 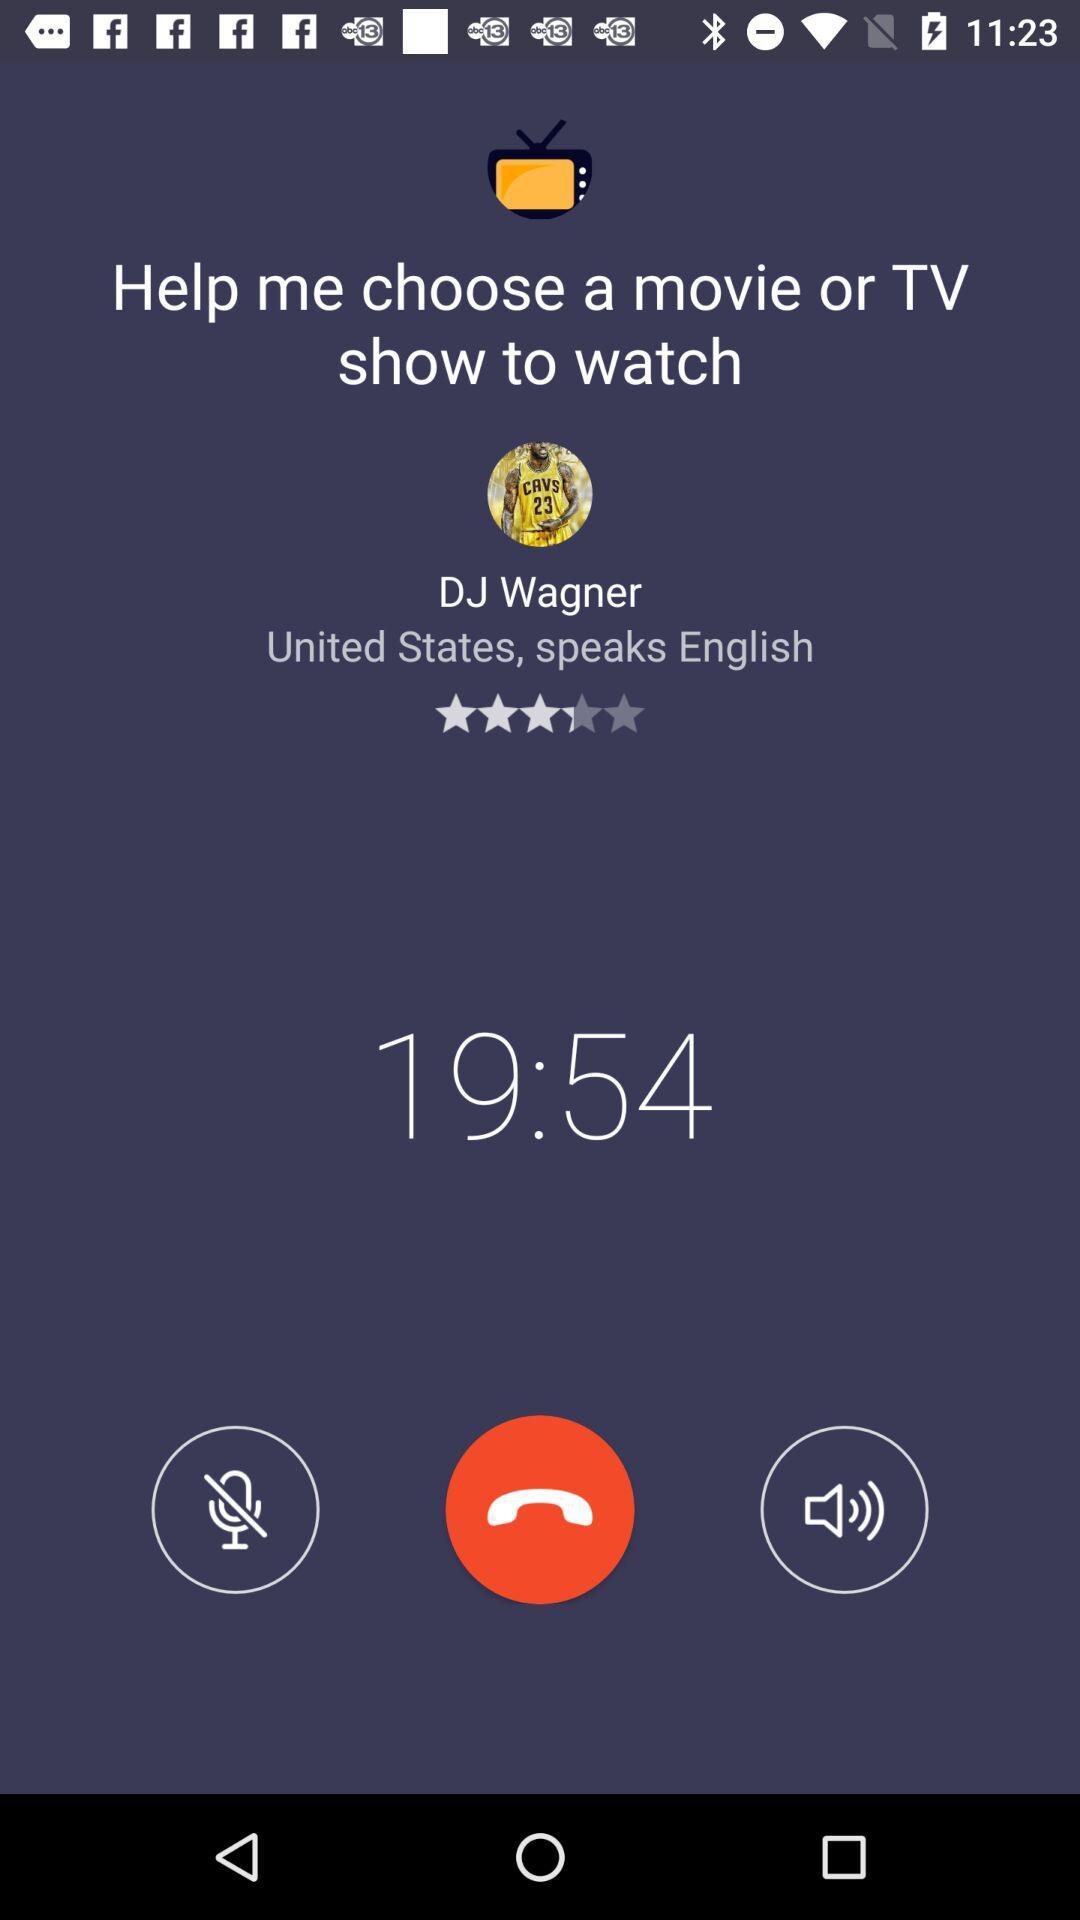 I want to click on item below united states speaks, so click(x=234, y=1509).